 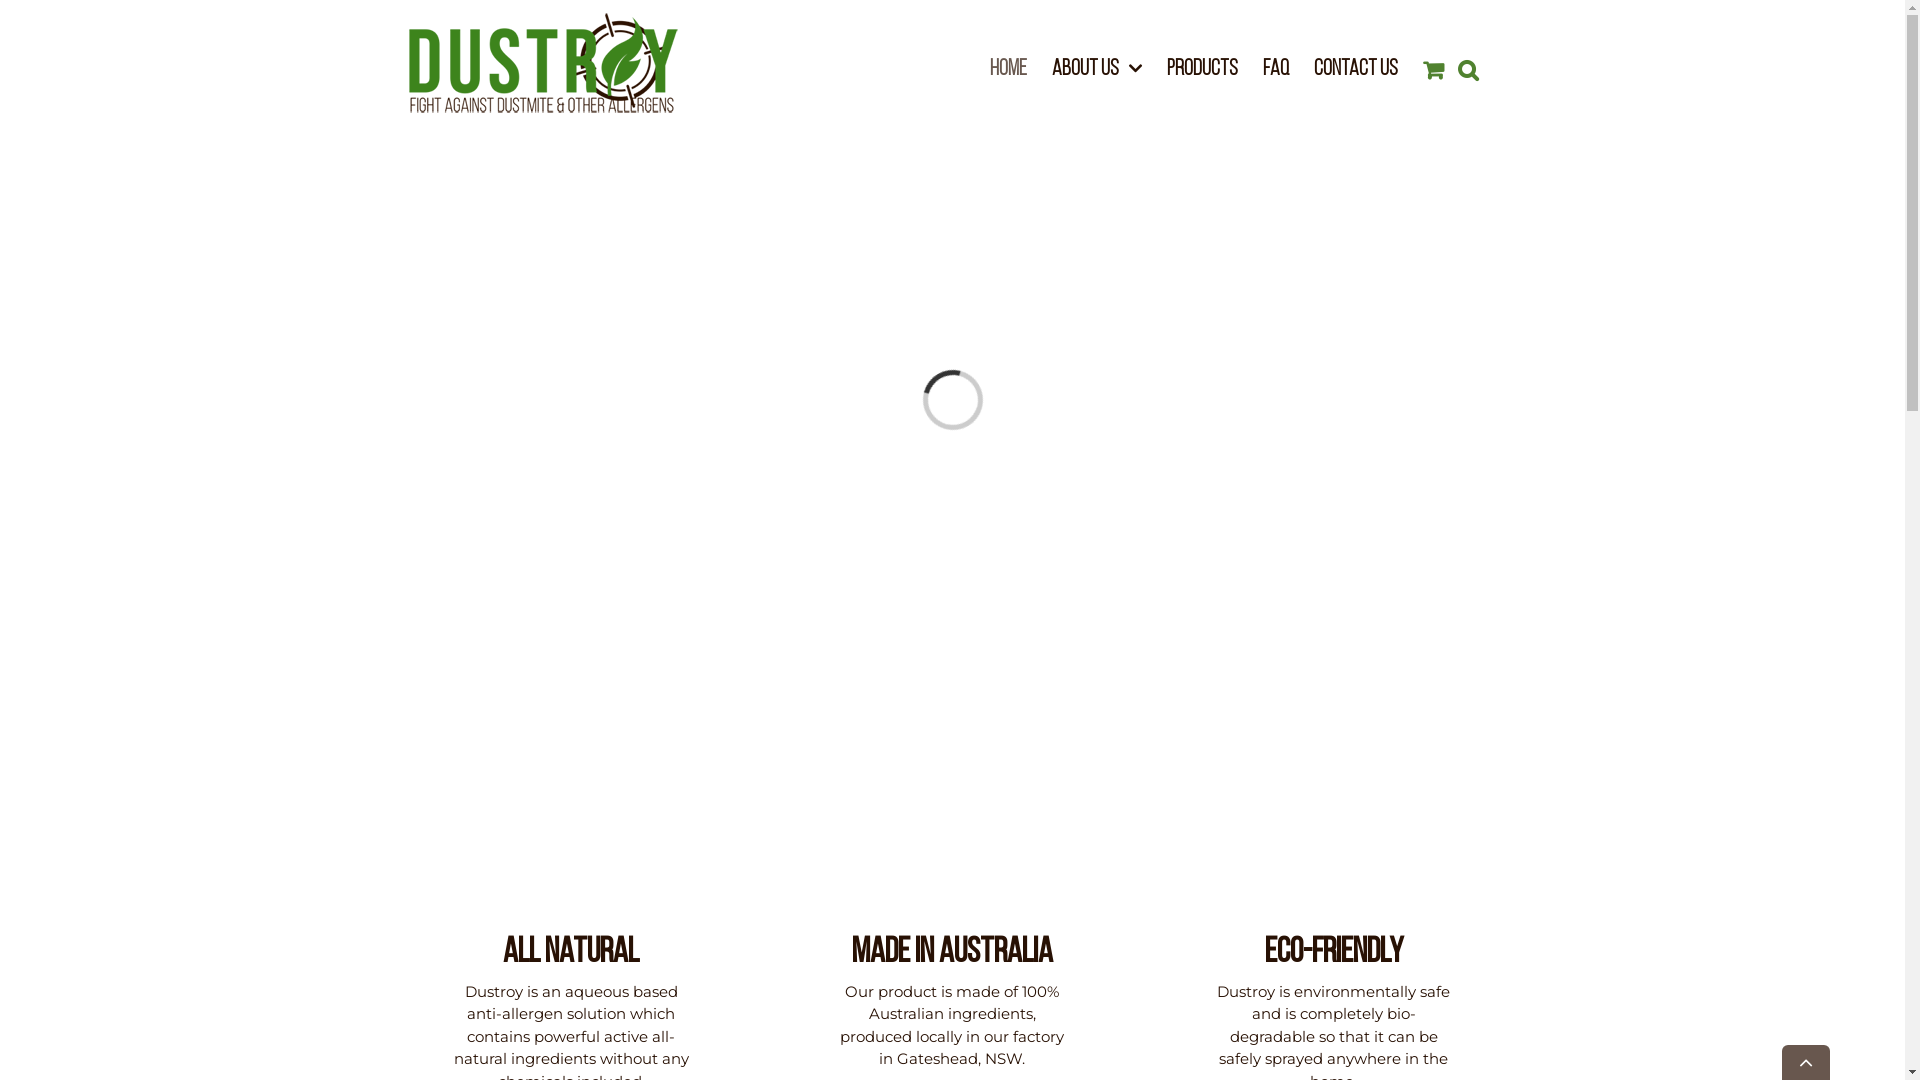 I want to click on 'CONTACT US', so click(x=1356, y=68).